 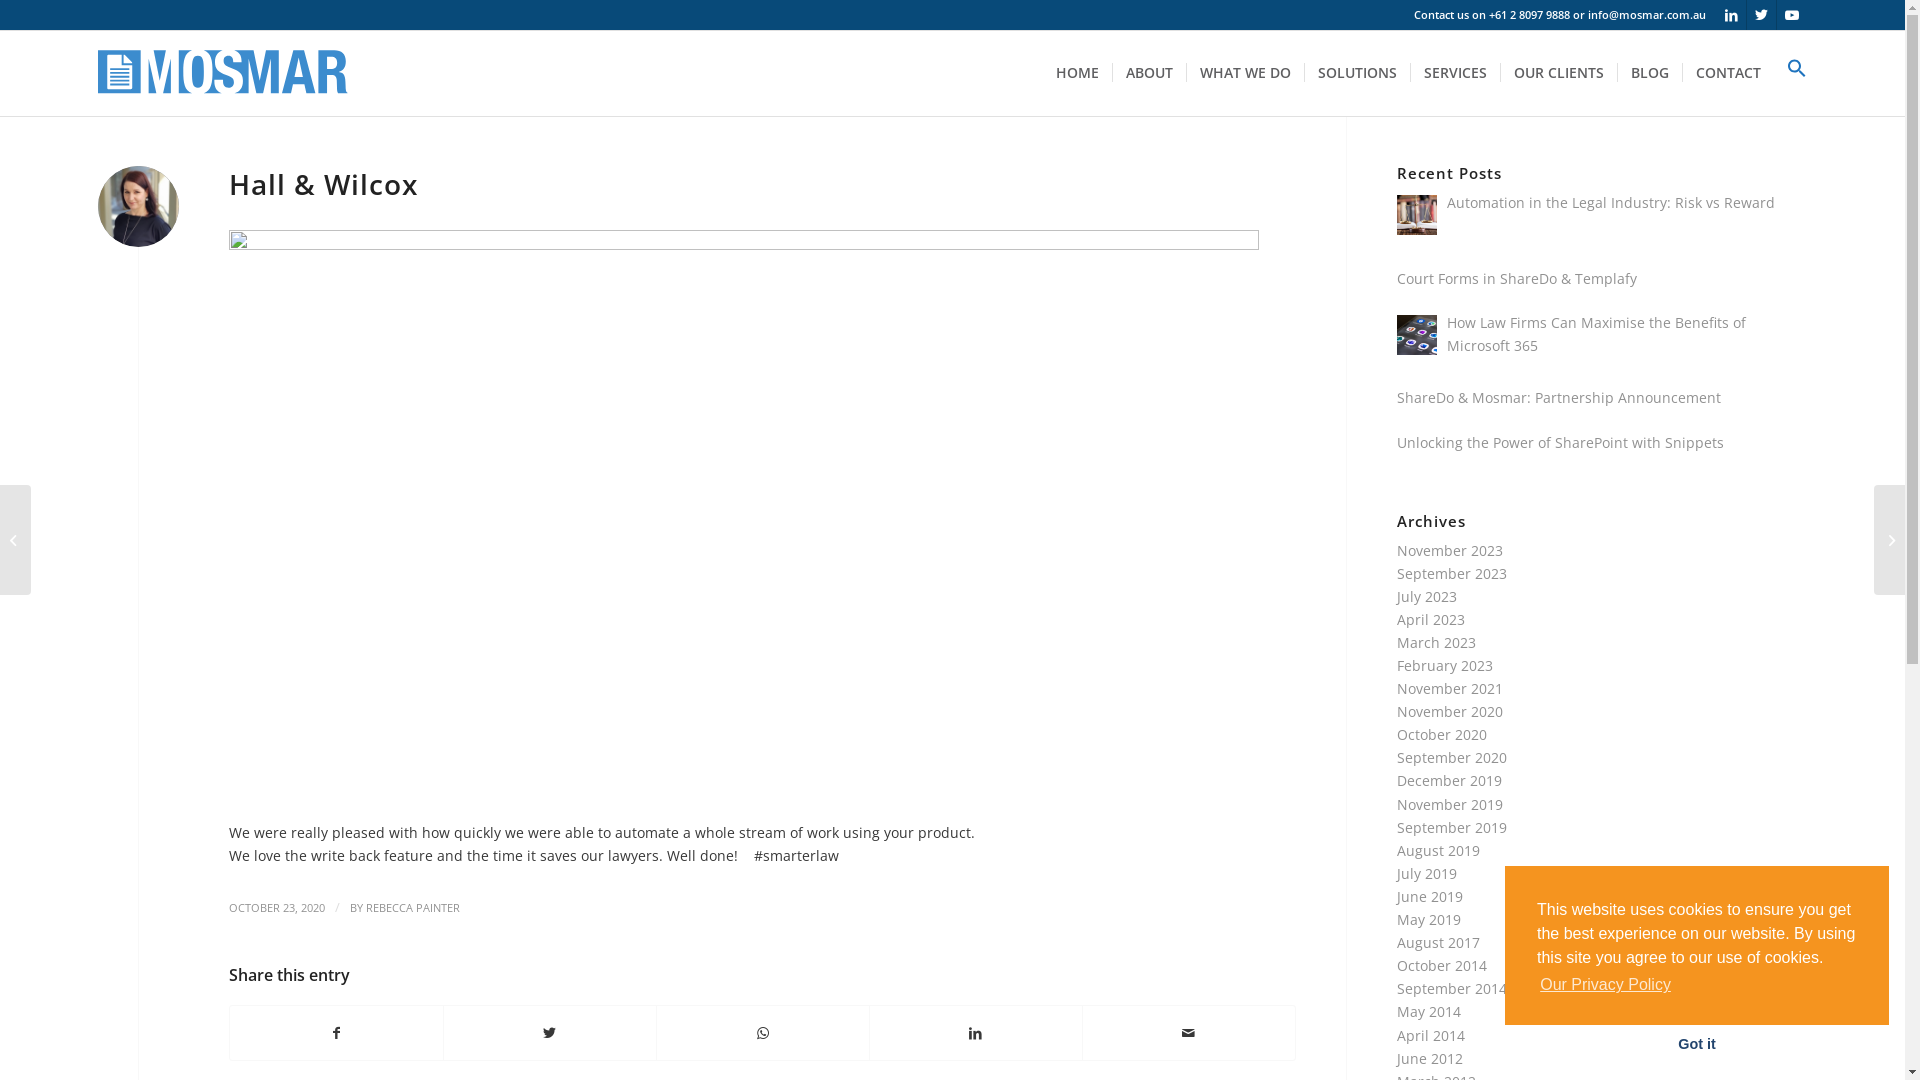 What do you see at coordinates (1429, 618) in the screenshot?
I see `'April 2023'` at bounding box center [1429, 618].